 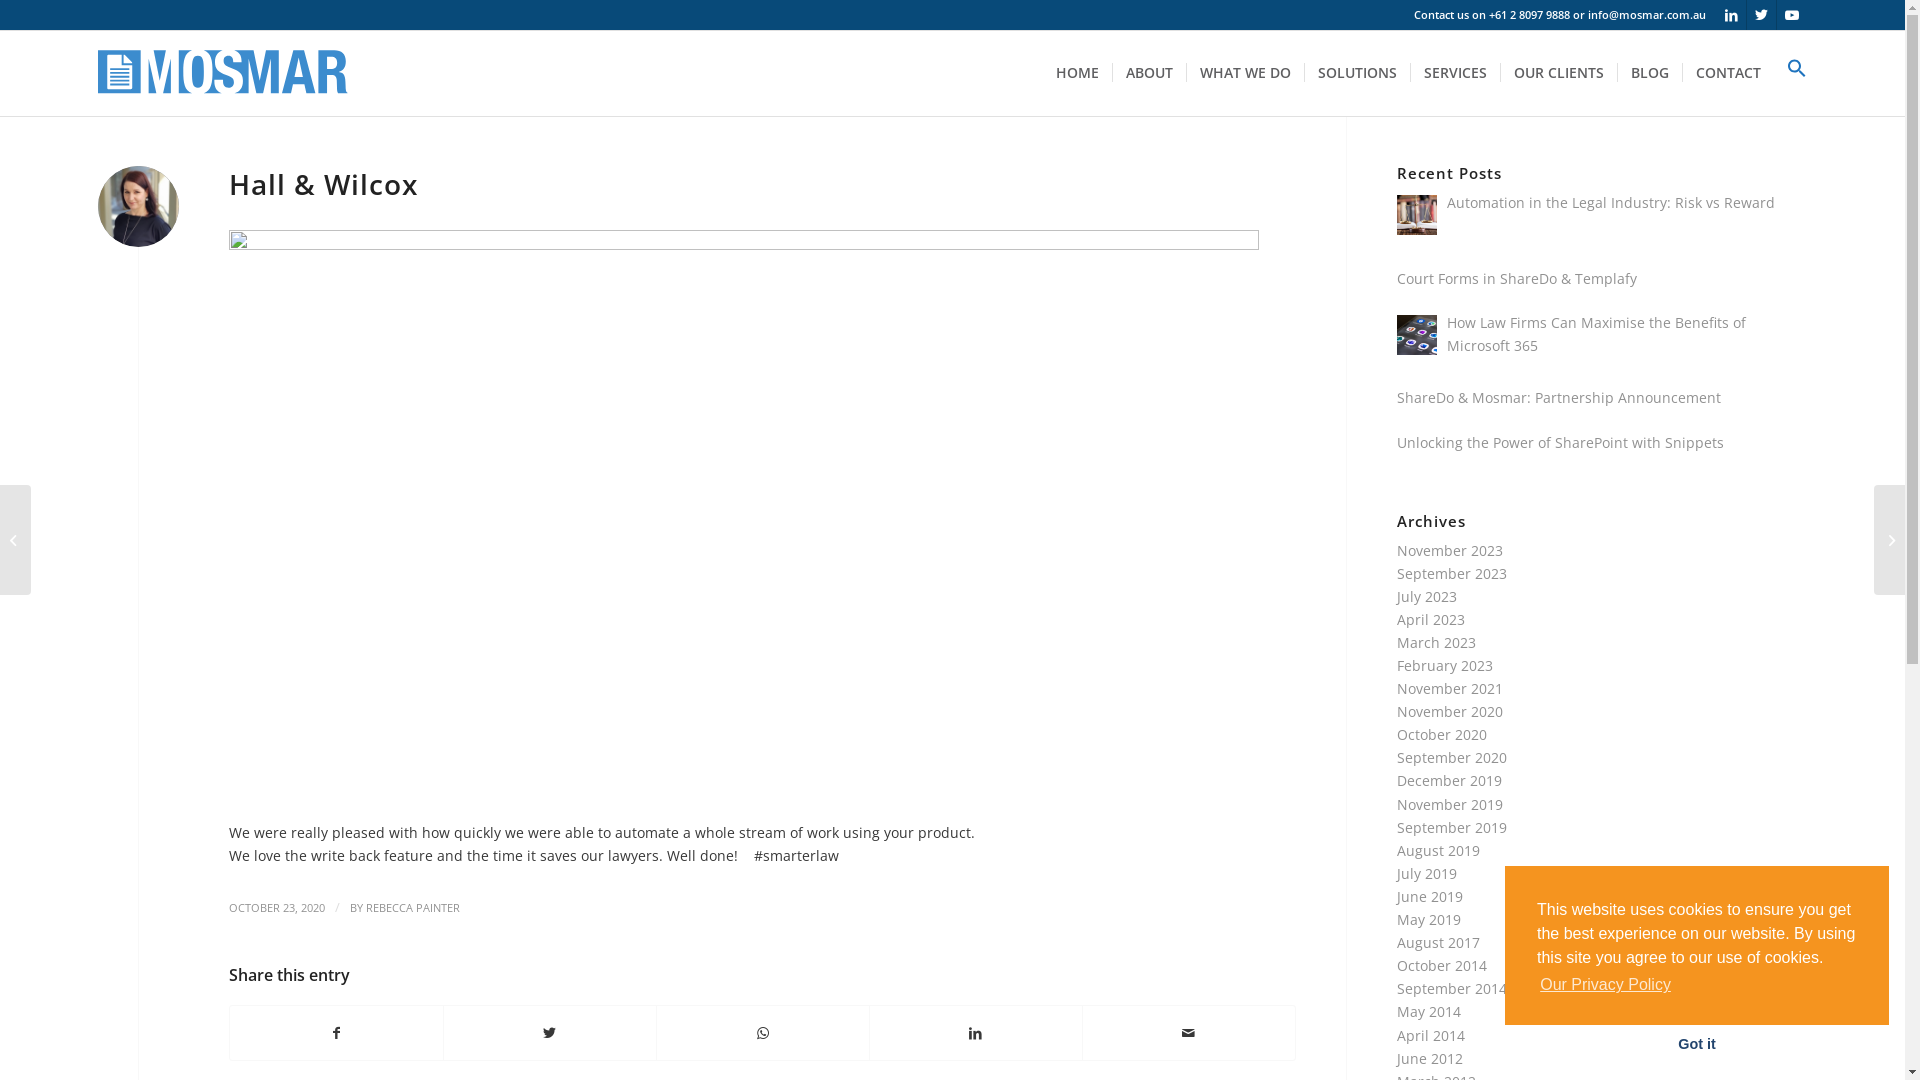 What do you see at coordinates (1429, 618) in the screenshot?
I see `'April 2023'` at bounding box center [1429, 618].